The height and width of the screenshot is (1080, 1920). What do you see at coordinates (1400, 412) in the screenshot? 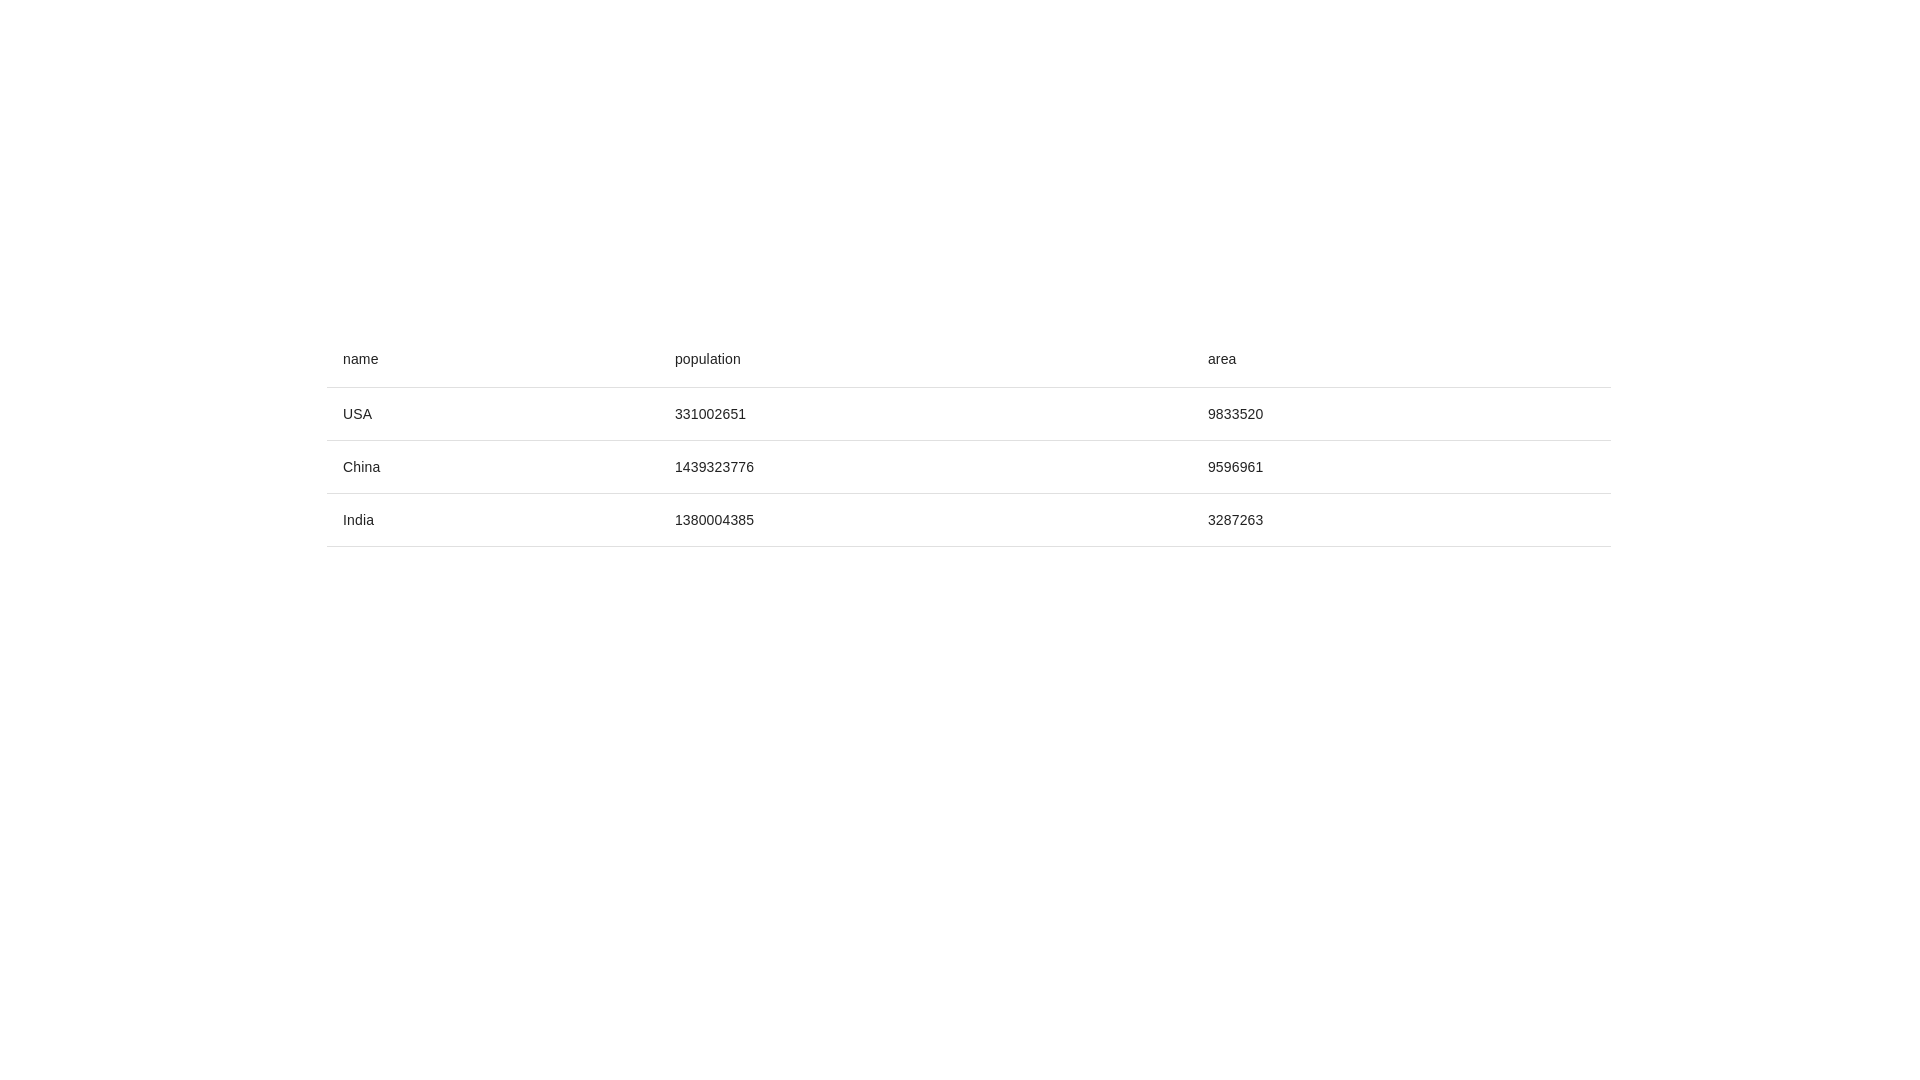
I see `displayed numeric value in the area table cell for the 'USA' entry, which is the third cell in the first data row of the table` at bounding box center [1400, 412].